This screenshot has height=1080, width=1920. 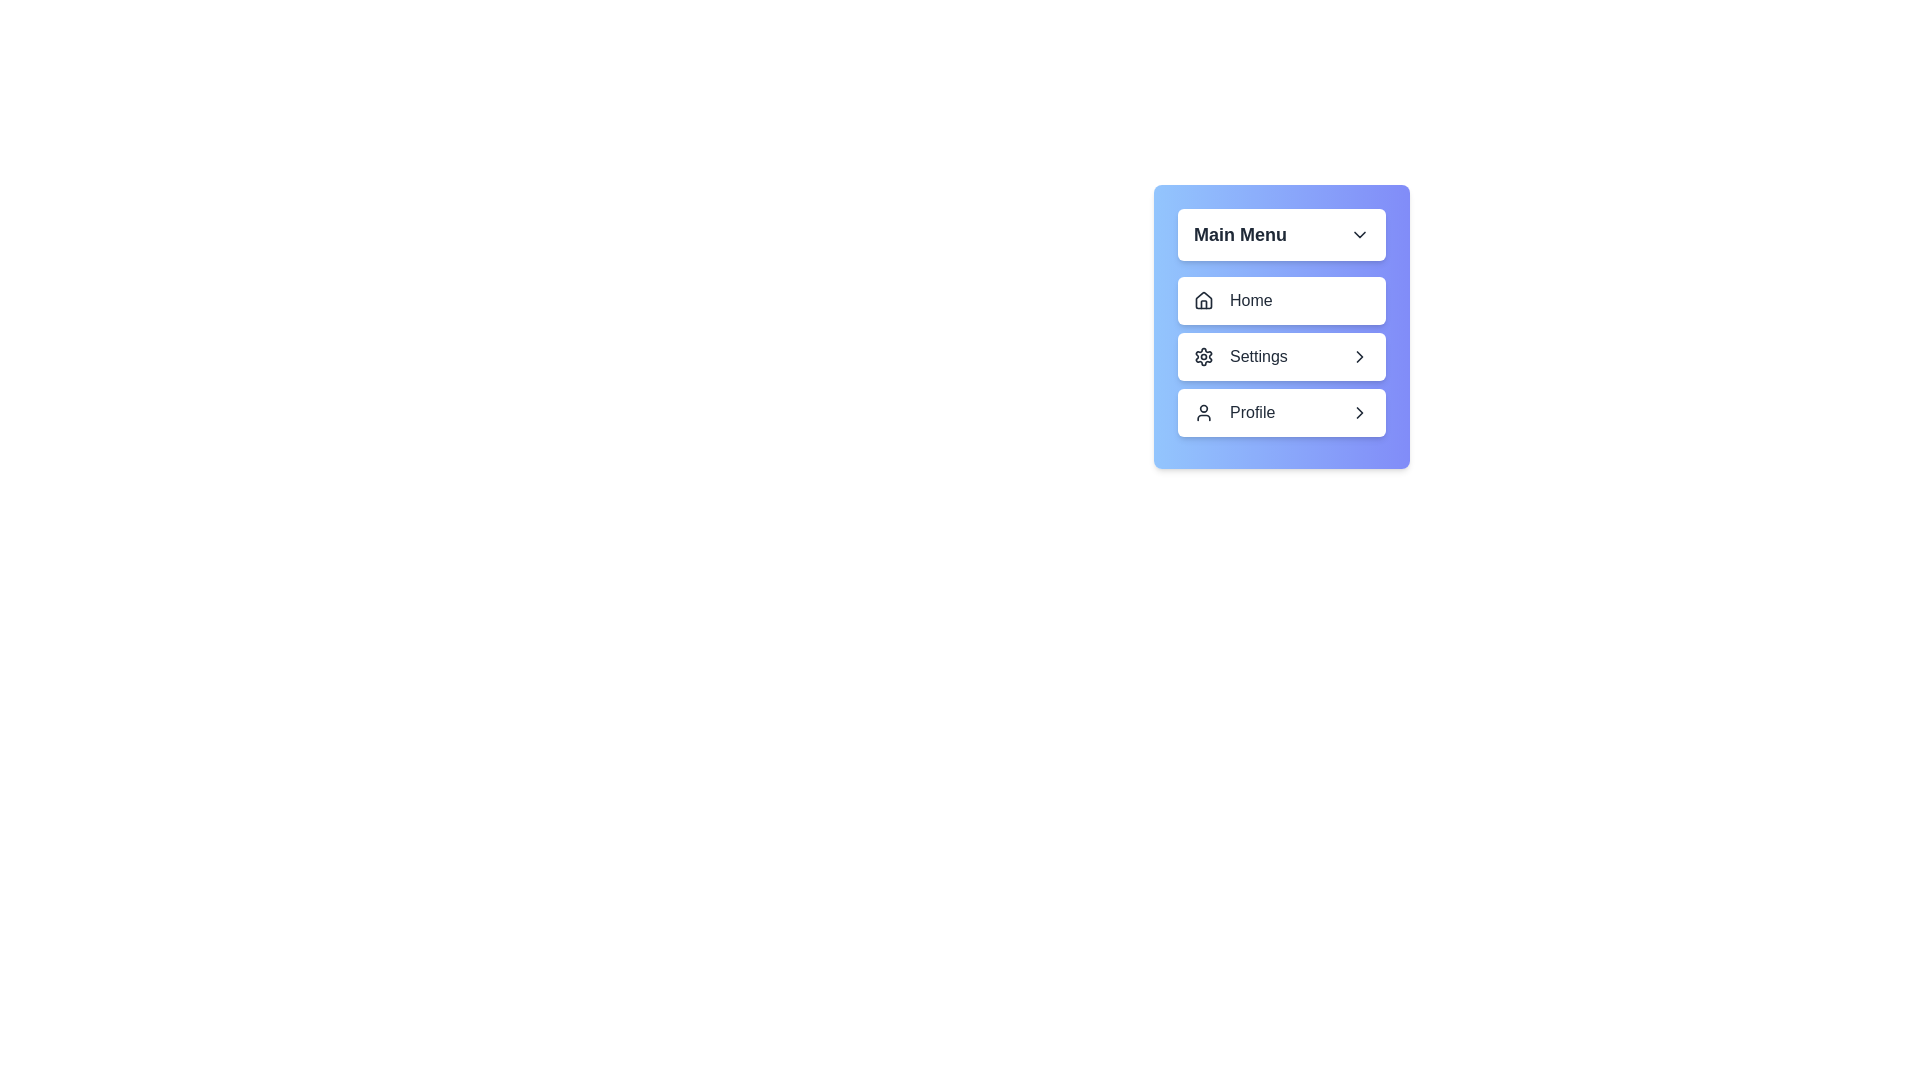 What do you see at coordinates (1281, 356) in the screenshot?
I see `the submenu option Notifications under the menu item Settings` at bounding box center [1281, 356].